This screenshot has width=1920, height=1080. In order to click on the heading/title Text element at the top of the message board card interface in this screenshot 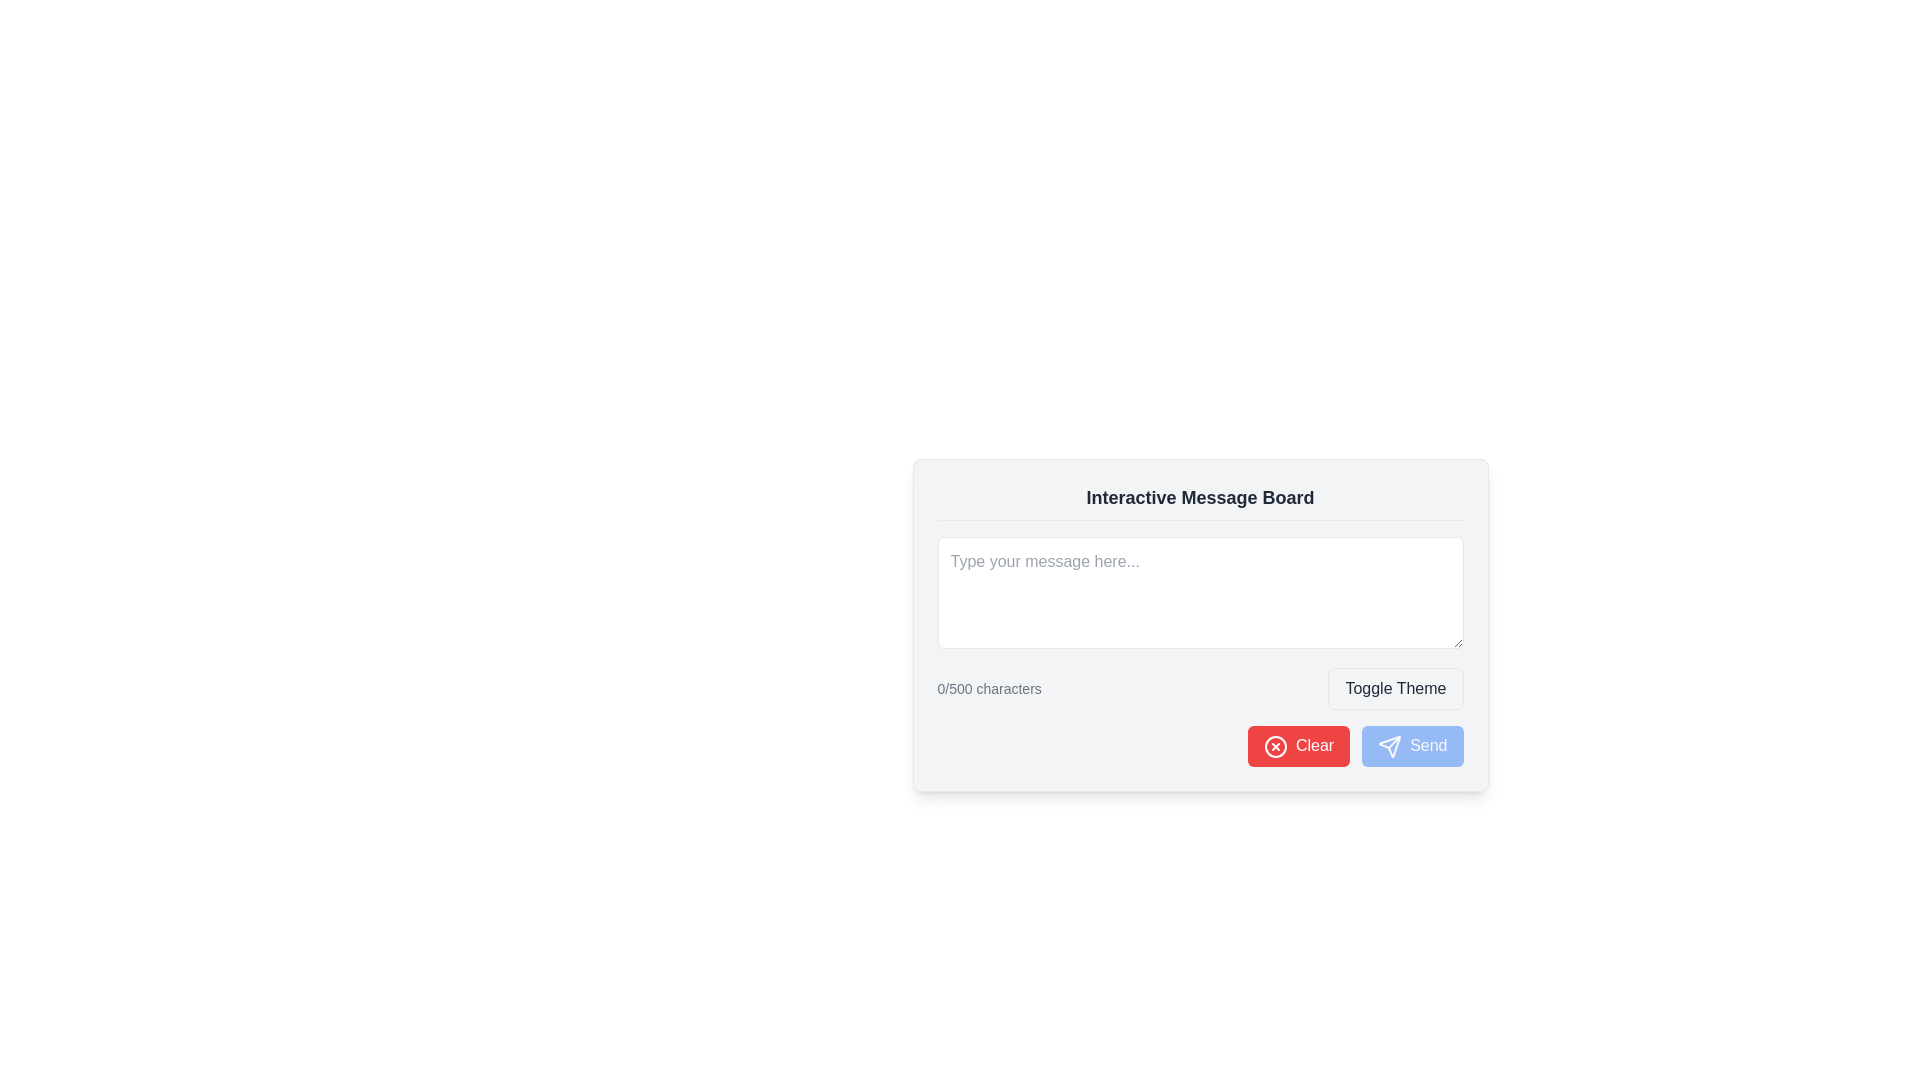, I will do `click(1200, 501)`.